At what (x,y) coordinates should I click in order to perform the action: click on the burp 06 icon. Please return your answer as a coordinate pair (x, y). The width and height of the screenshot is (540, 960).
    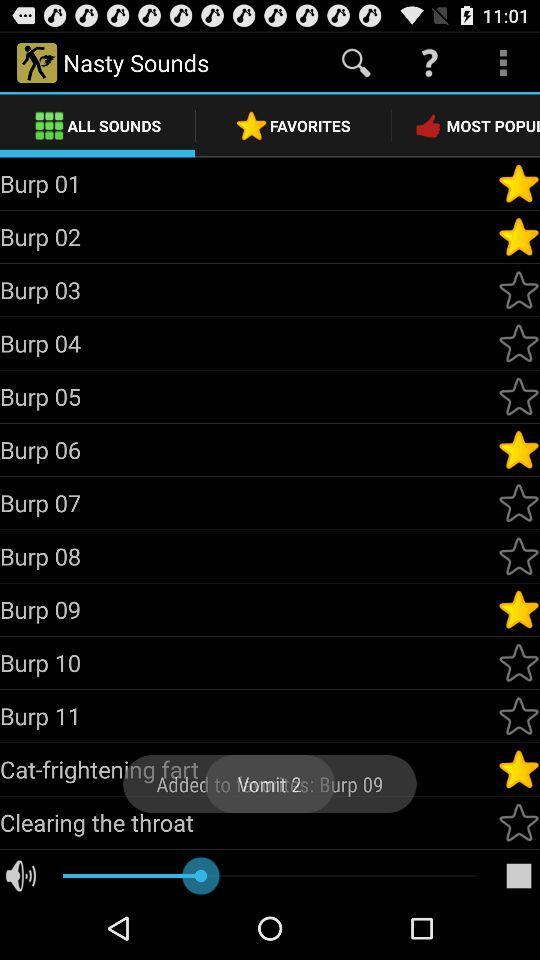
    Looking at the image, I should click on (248, 449).